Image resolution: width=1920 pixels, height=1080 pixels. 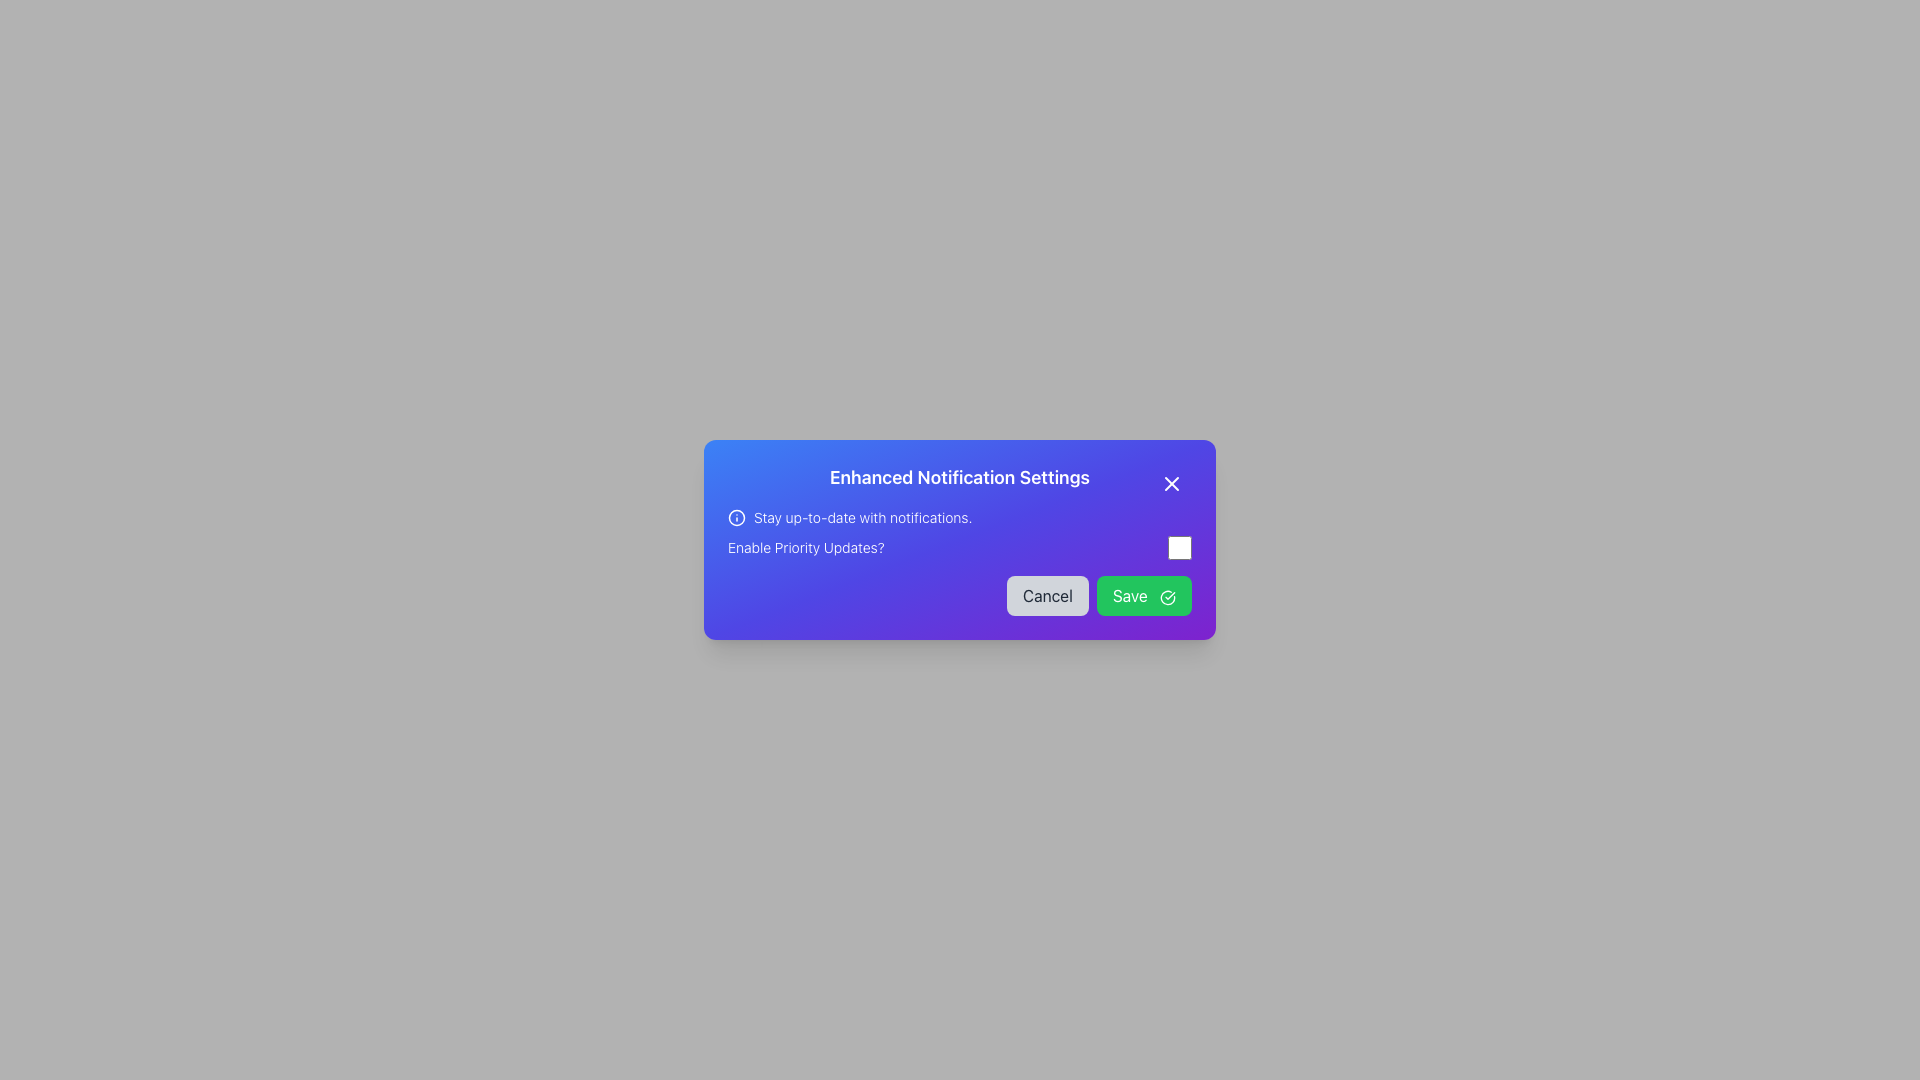 I want to click on 'Save' button text displayed in white font on a green rectangular button, located in the bottom-right section of the dialog box, so click(x=1130, y=595).